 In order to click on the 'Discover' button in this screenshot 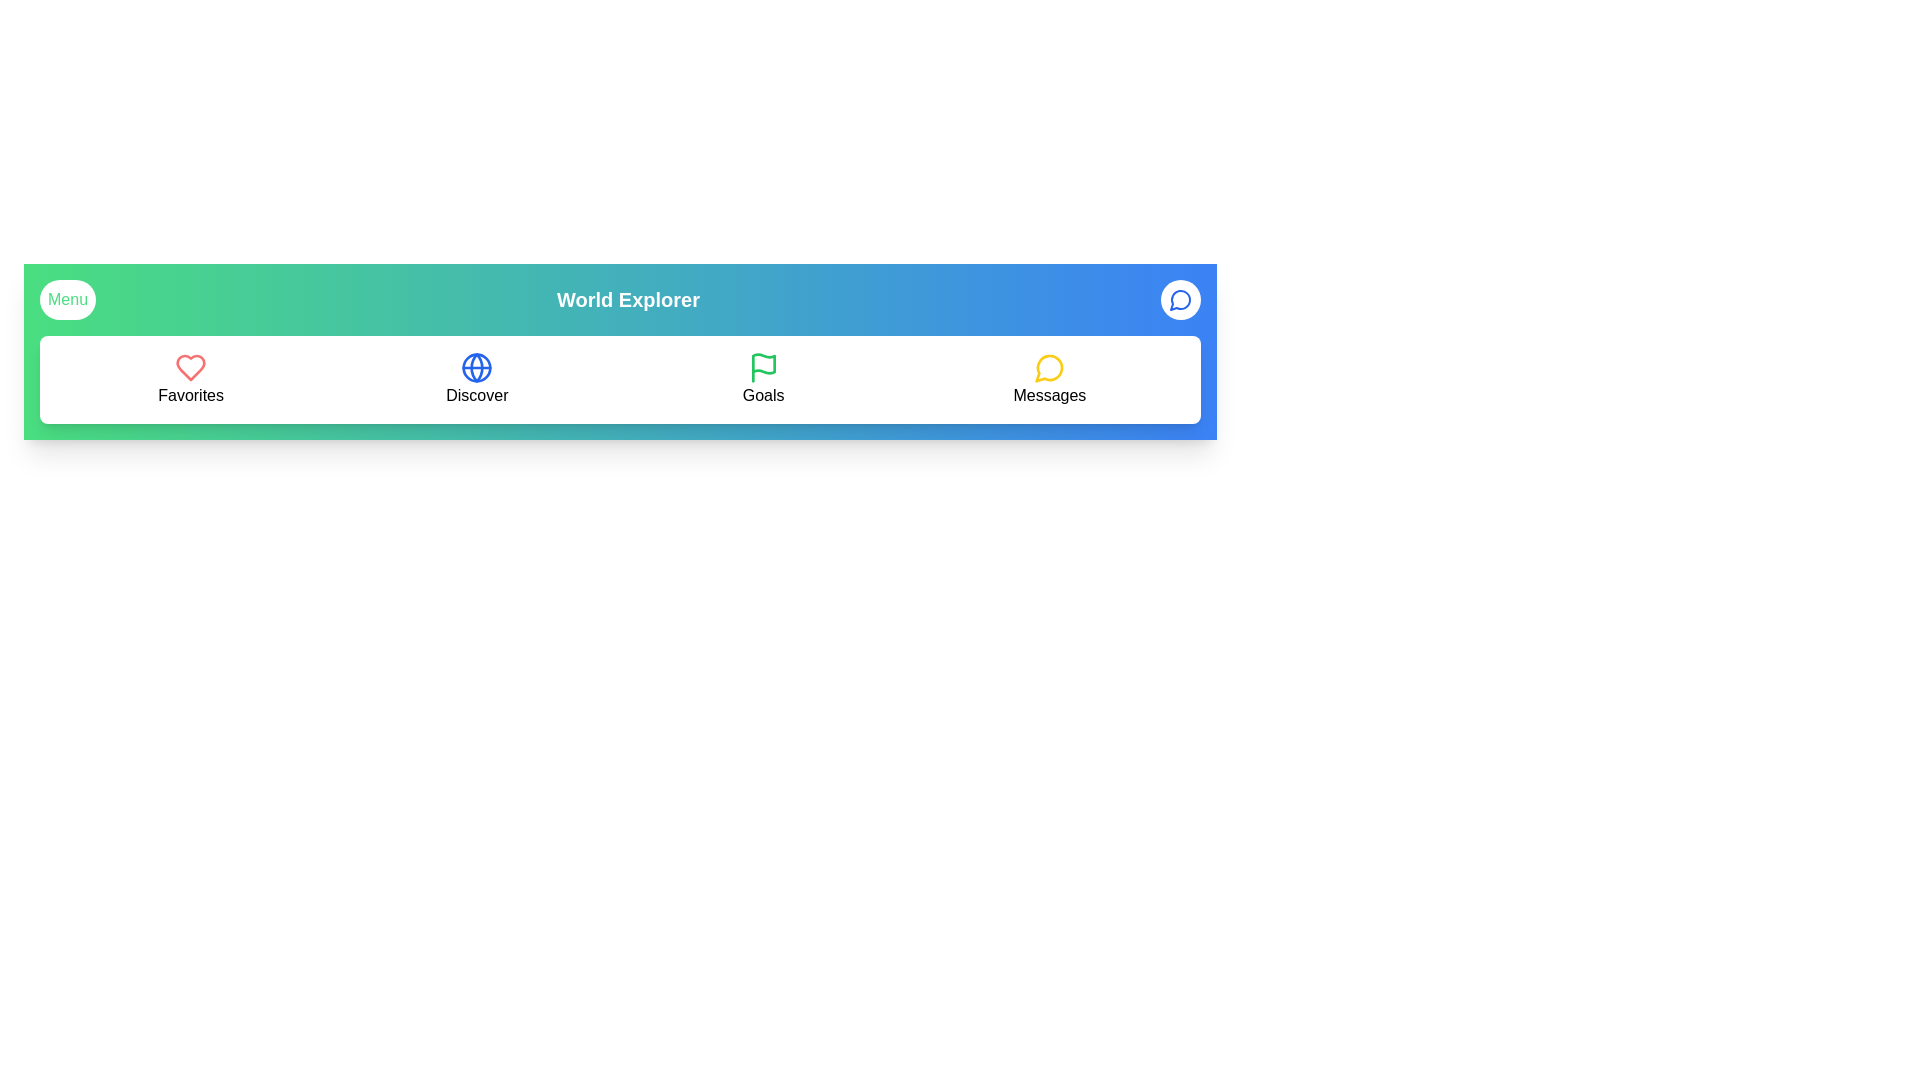, I will do `click(475, 380)`.